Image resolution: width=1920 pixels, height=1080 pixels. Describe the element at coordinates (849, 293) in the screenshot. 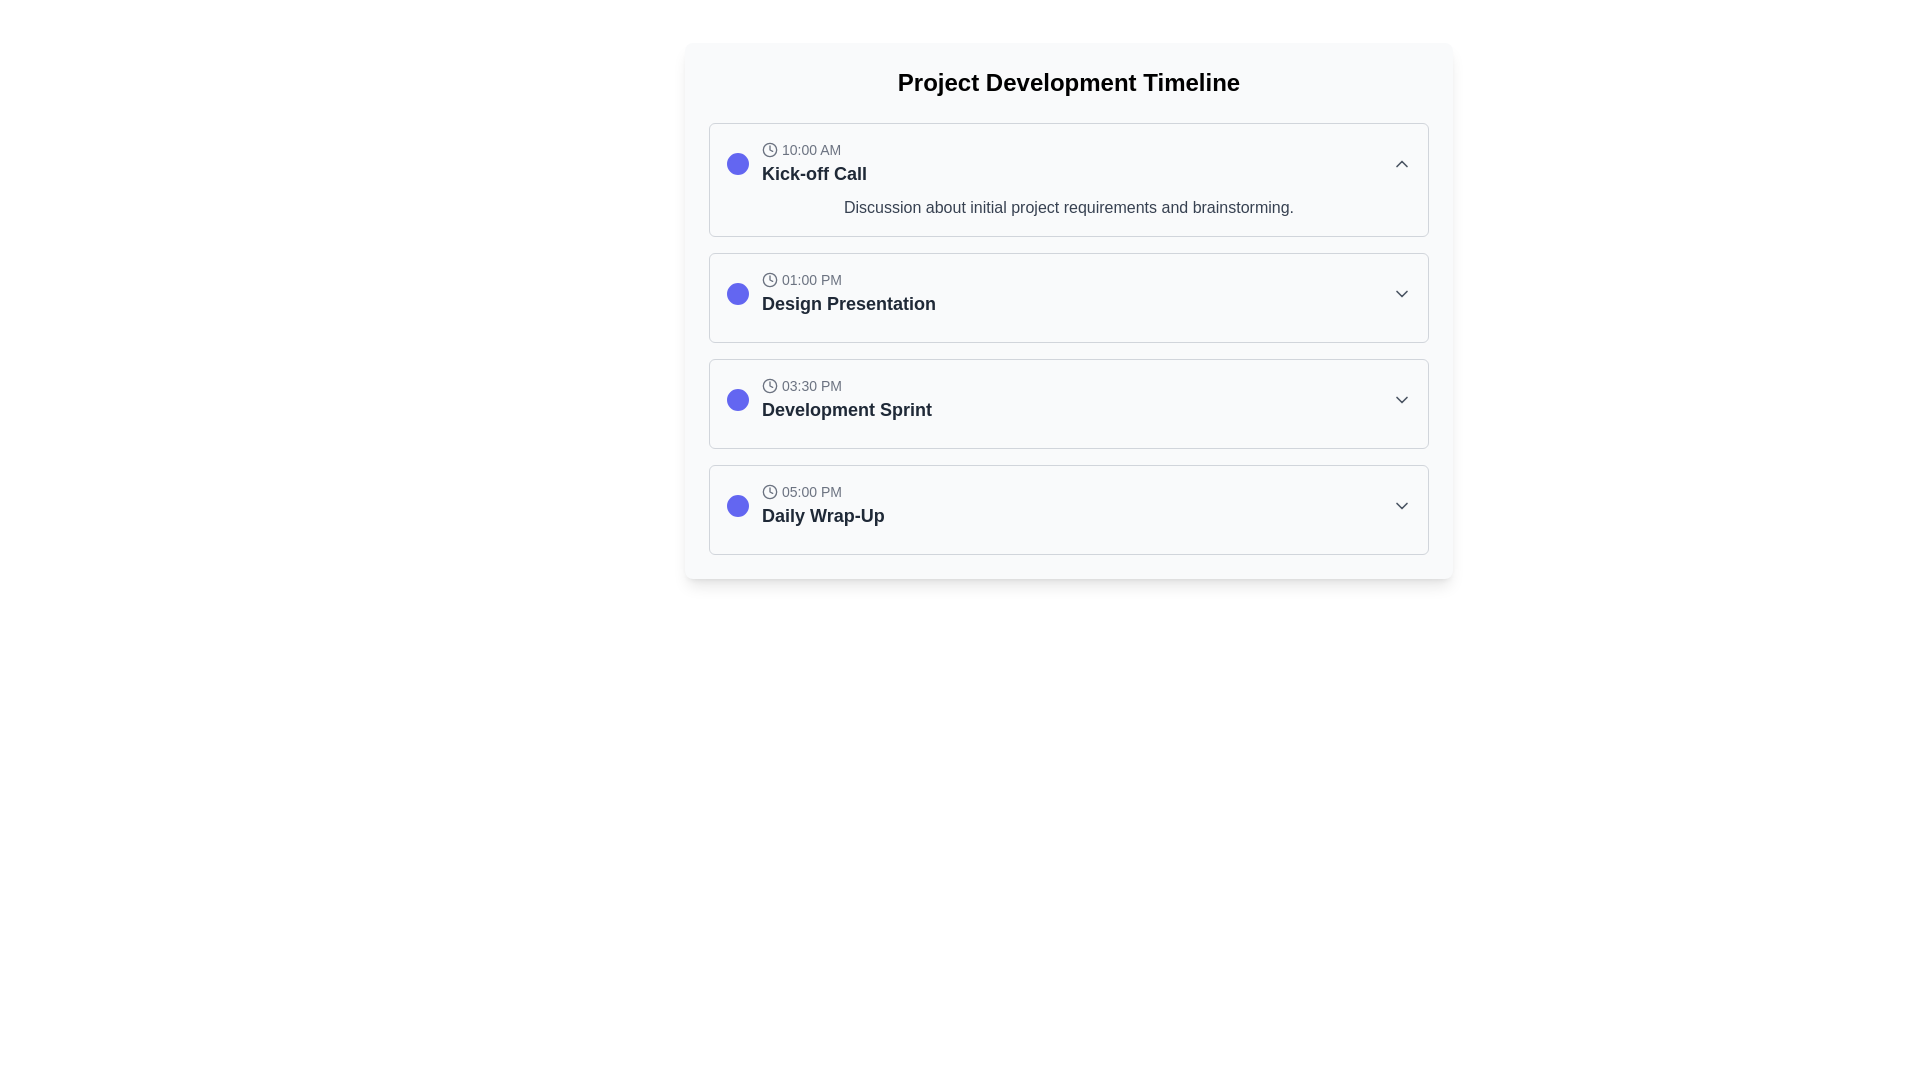

I see `the Text block displaying '01:00 PM' and 'Design Presentation' for accessibility purposes` at that location.